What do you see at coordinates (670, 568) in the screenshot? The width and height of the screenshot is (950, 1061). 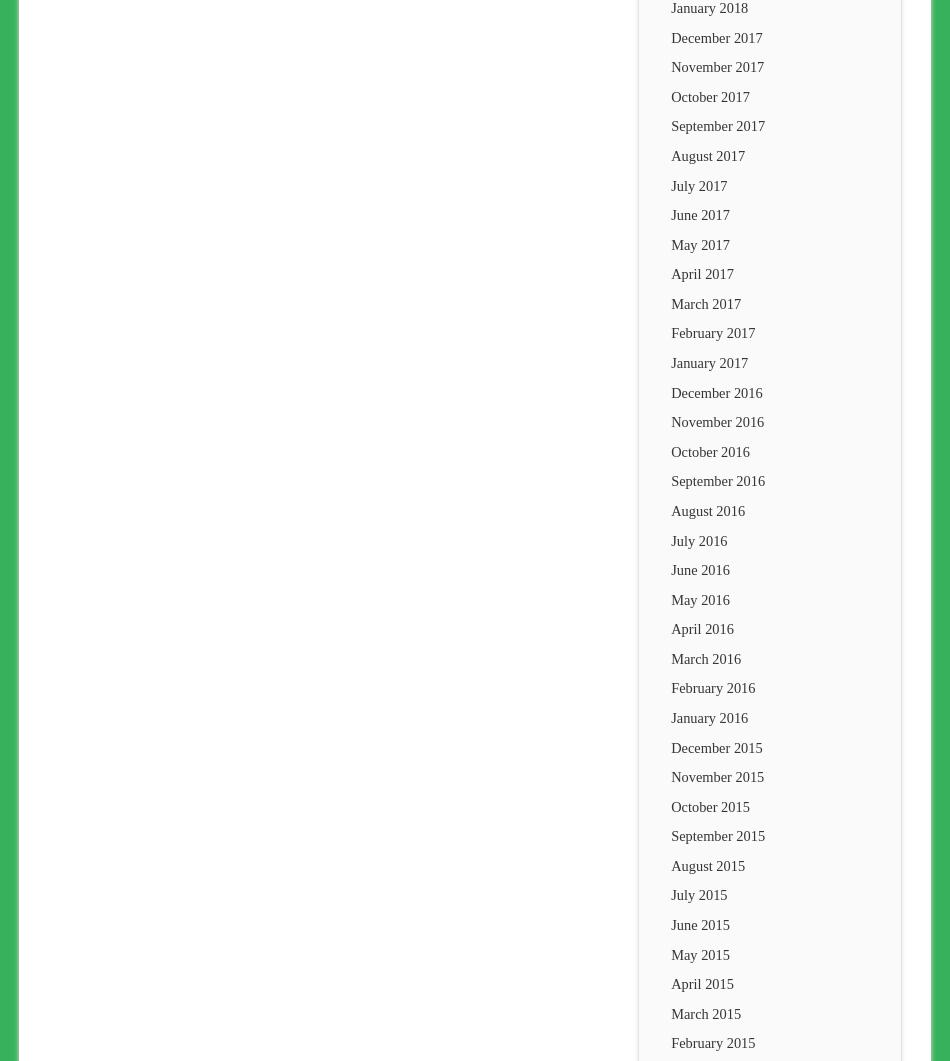 I see `'June 2016'` at bounding box center [670, 568].